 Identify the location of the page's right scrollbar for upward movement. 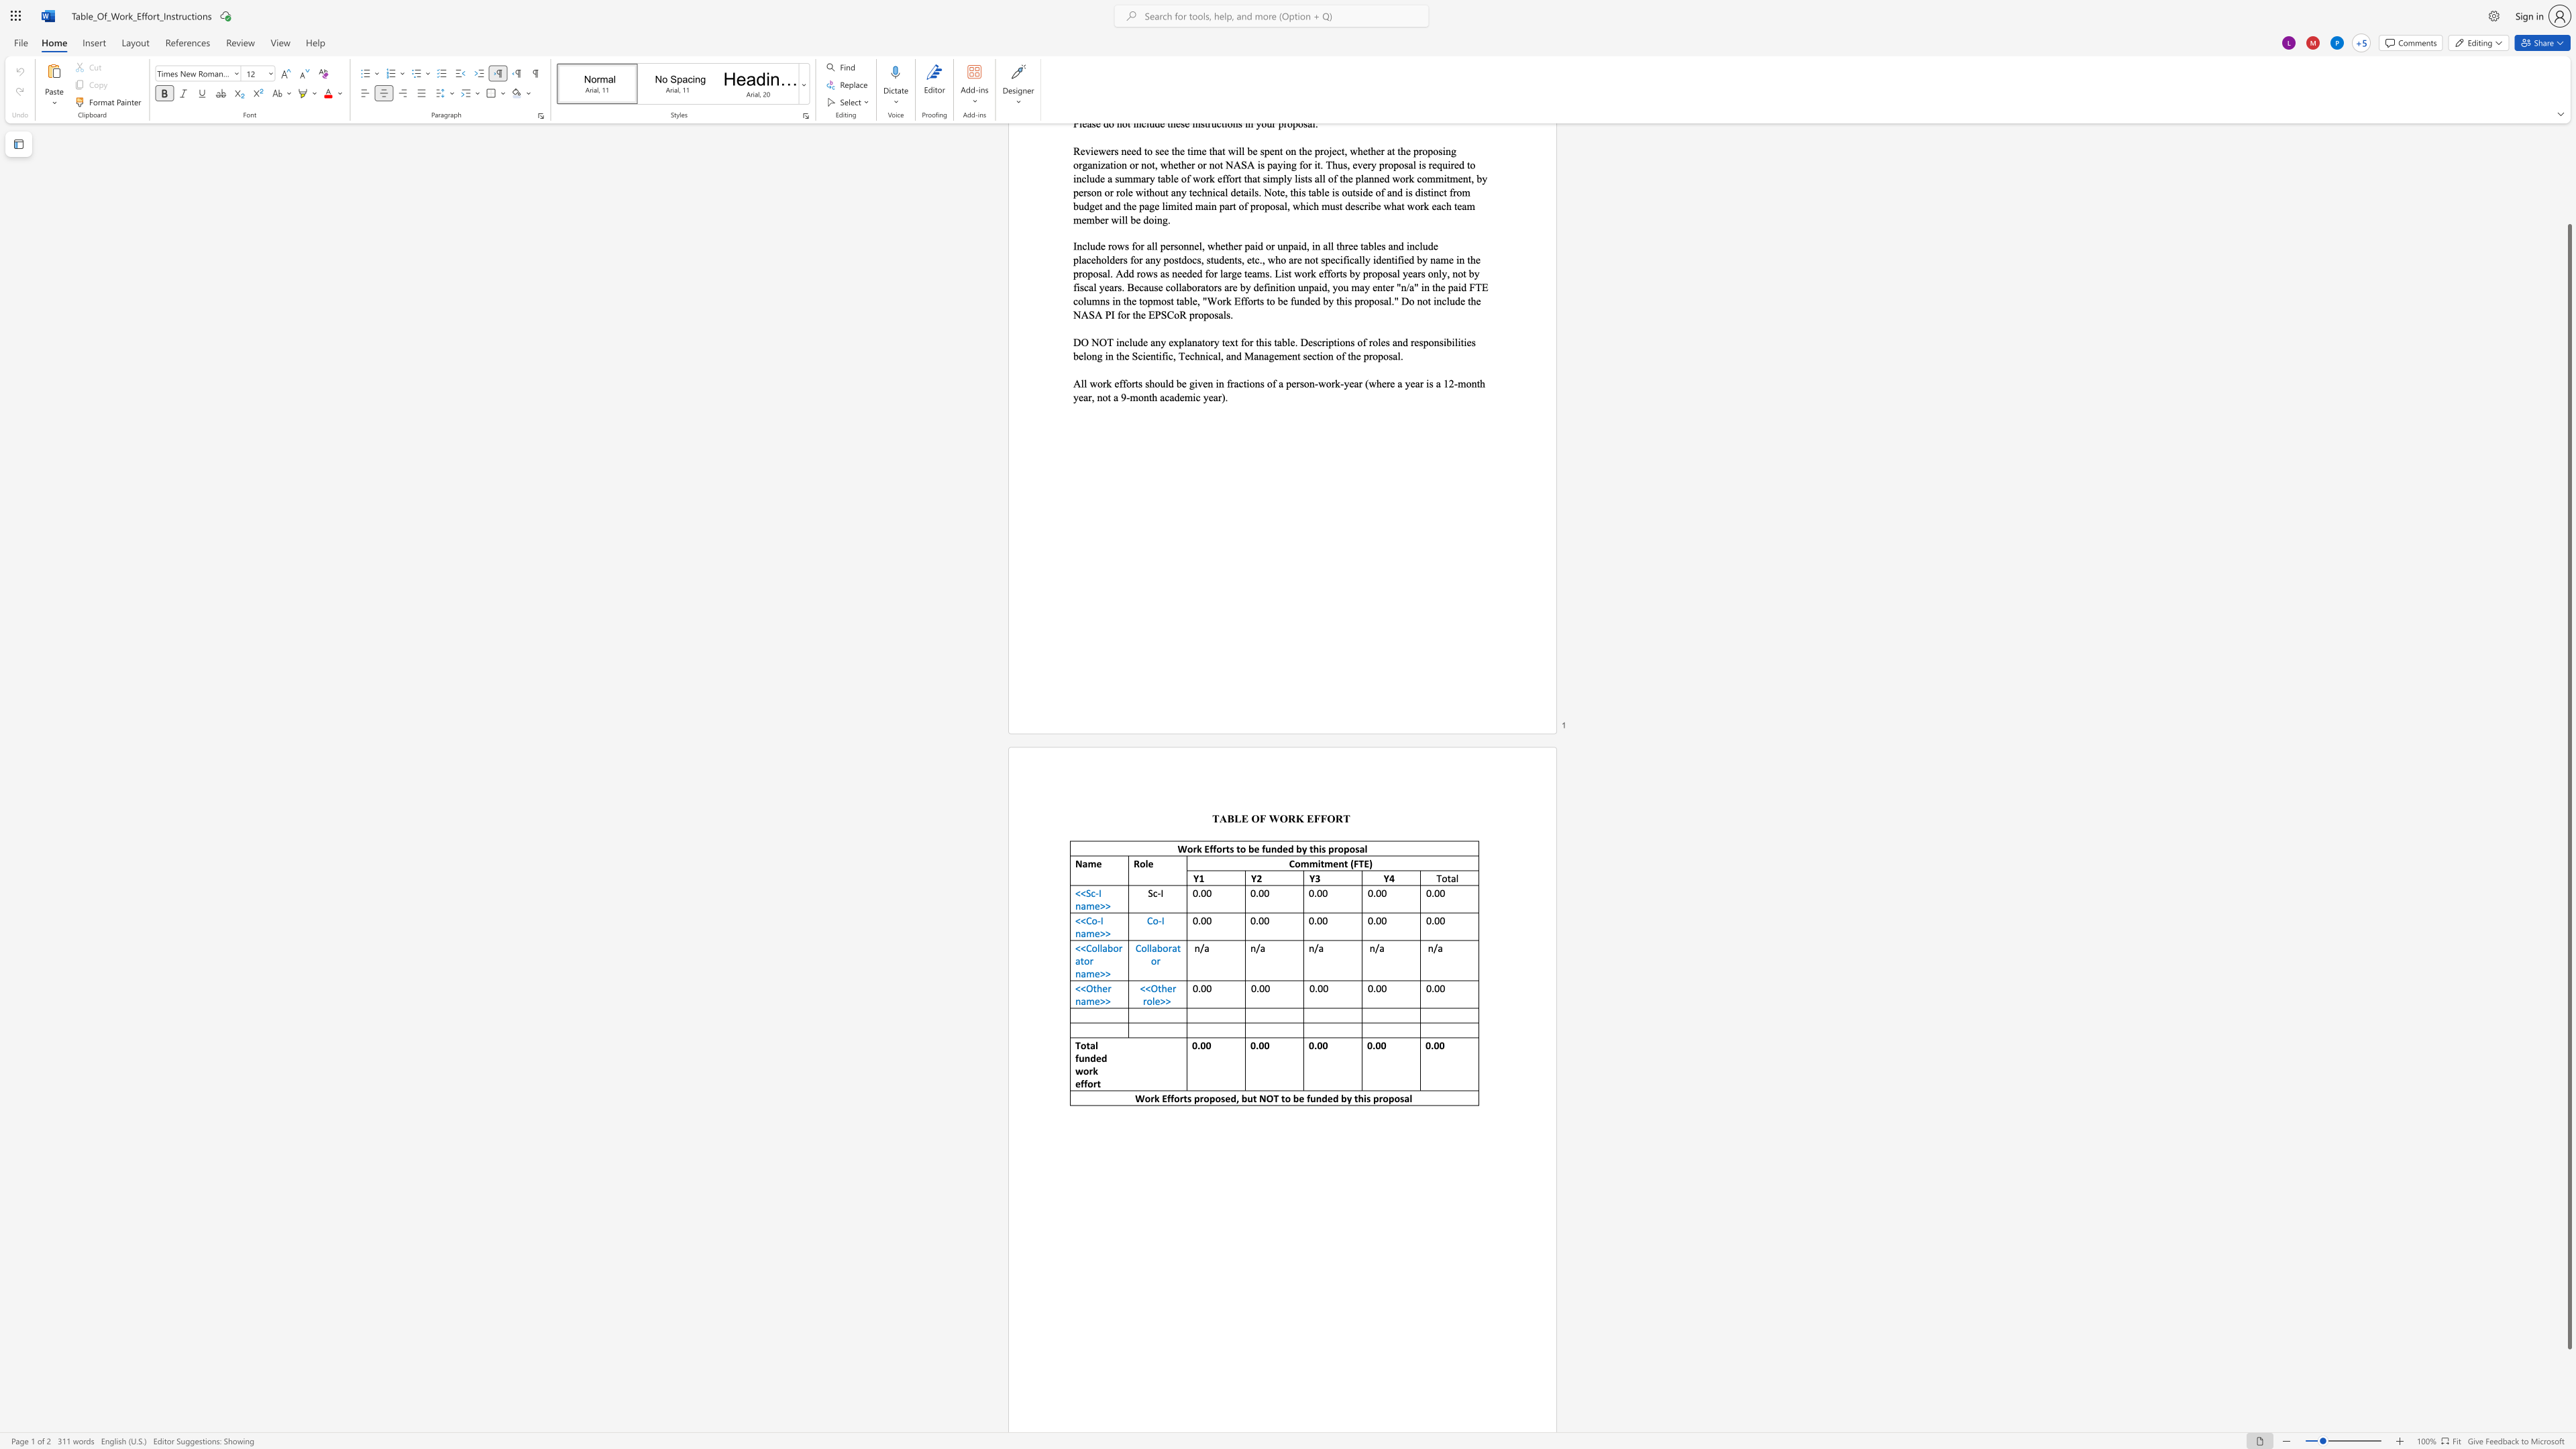
(2568, 193).